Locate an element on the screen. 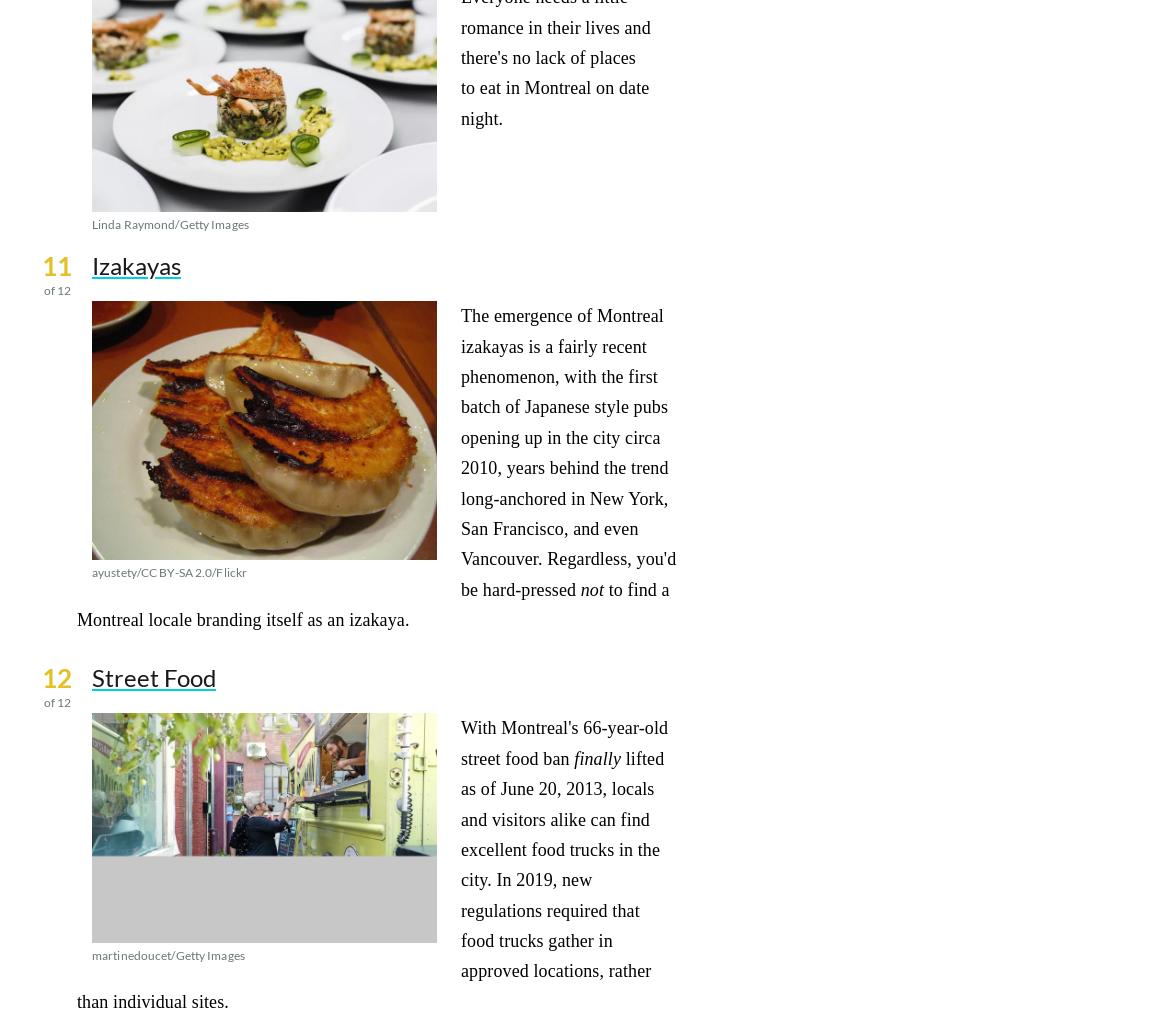  'martinedoucet/Getty Images' is located at coordinates (167, 954).